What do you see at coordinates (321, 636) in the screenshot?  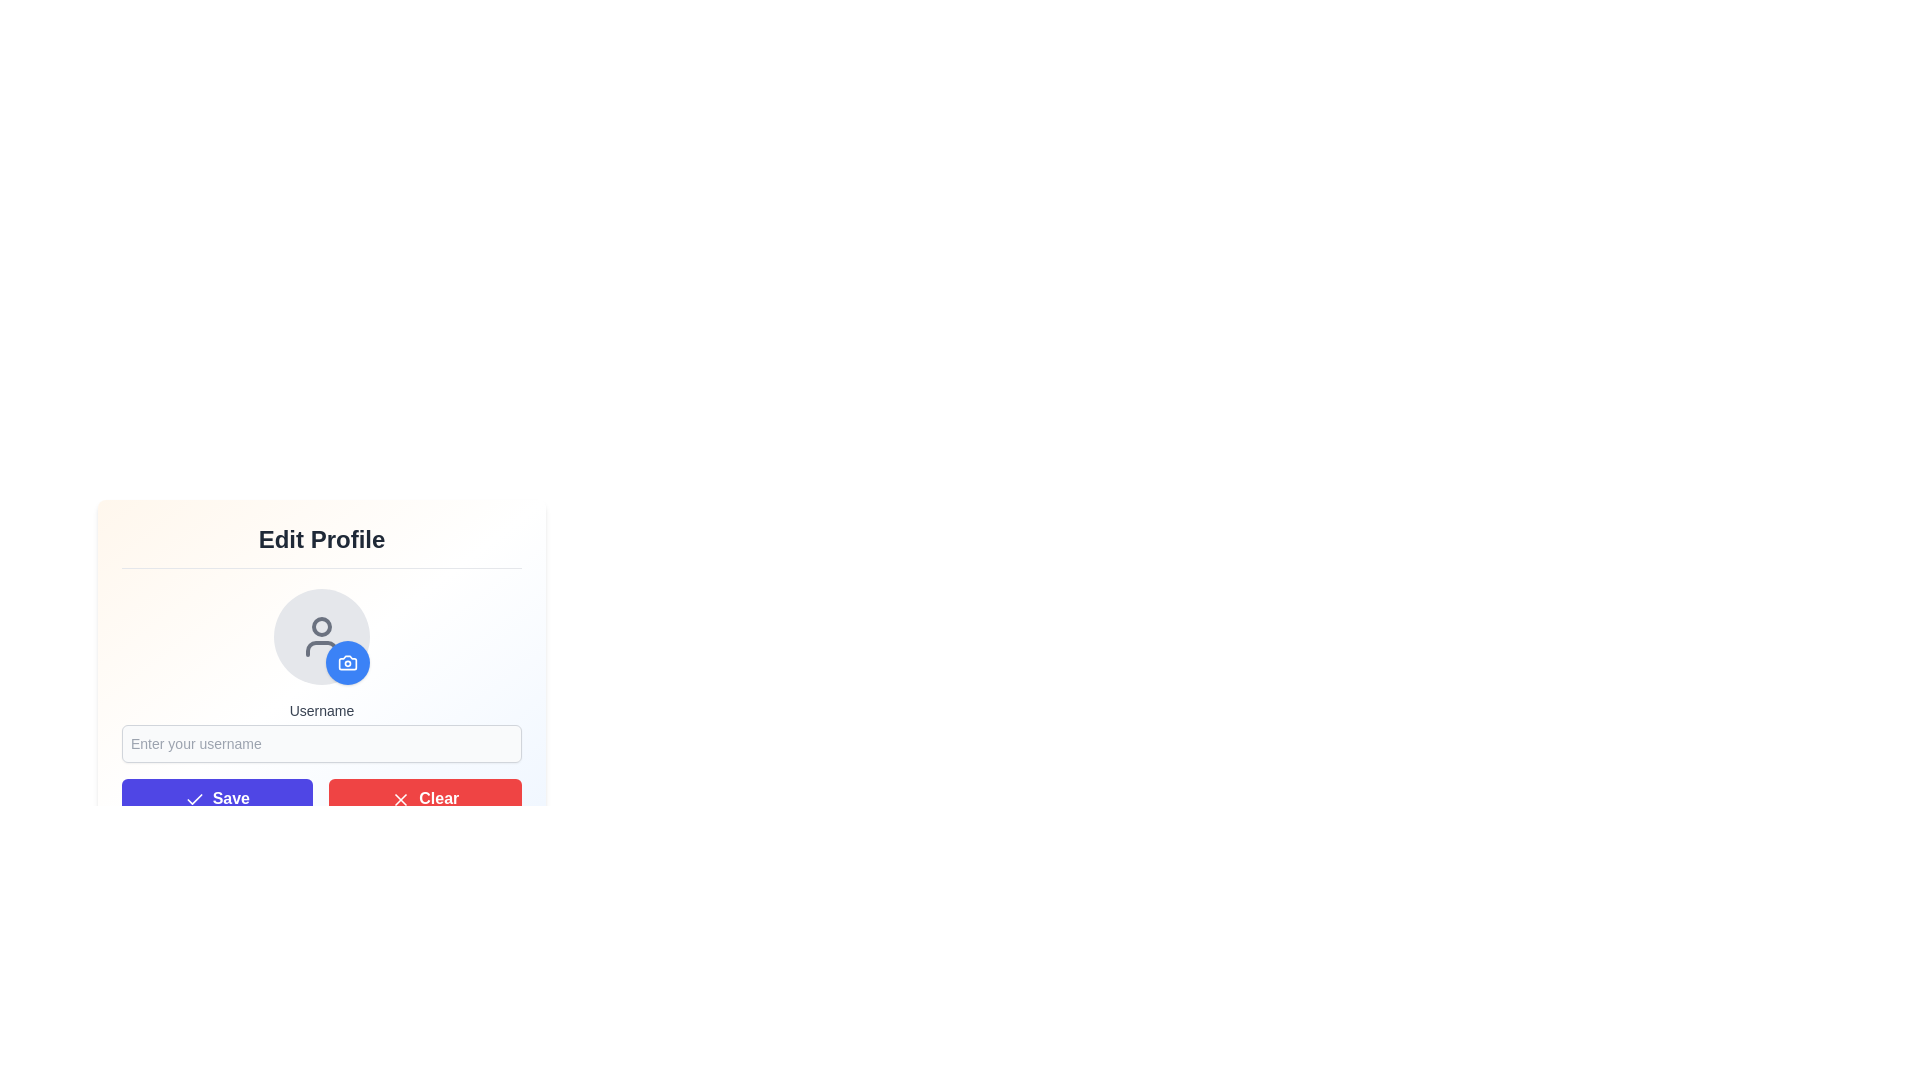 I see `an image onto the interactive avatar button located in the 'Edit Profile' card, which is centered beneath the 'Edit Profile' header and above the 'Username' area` at bounding box center [321, 636].